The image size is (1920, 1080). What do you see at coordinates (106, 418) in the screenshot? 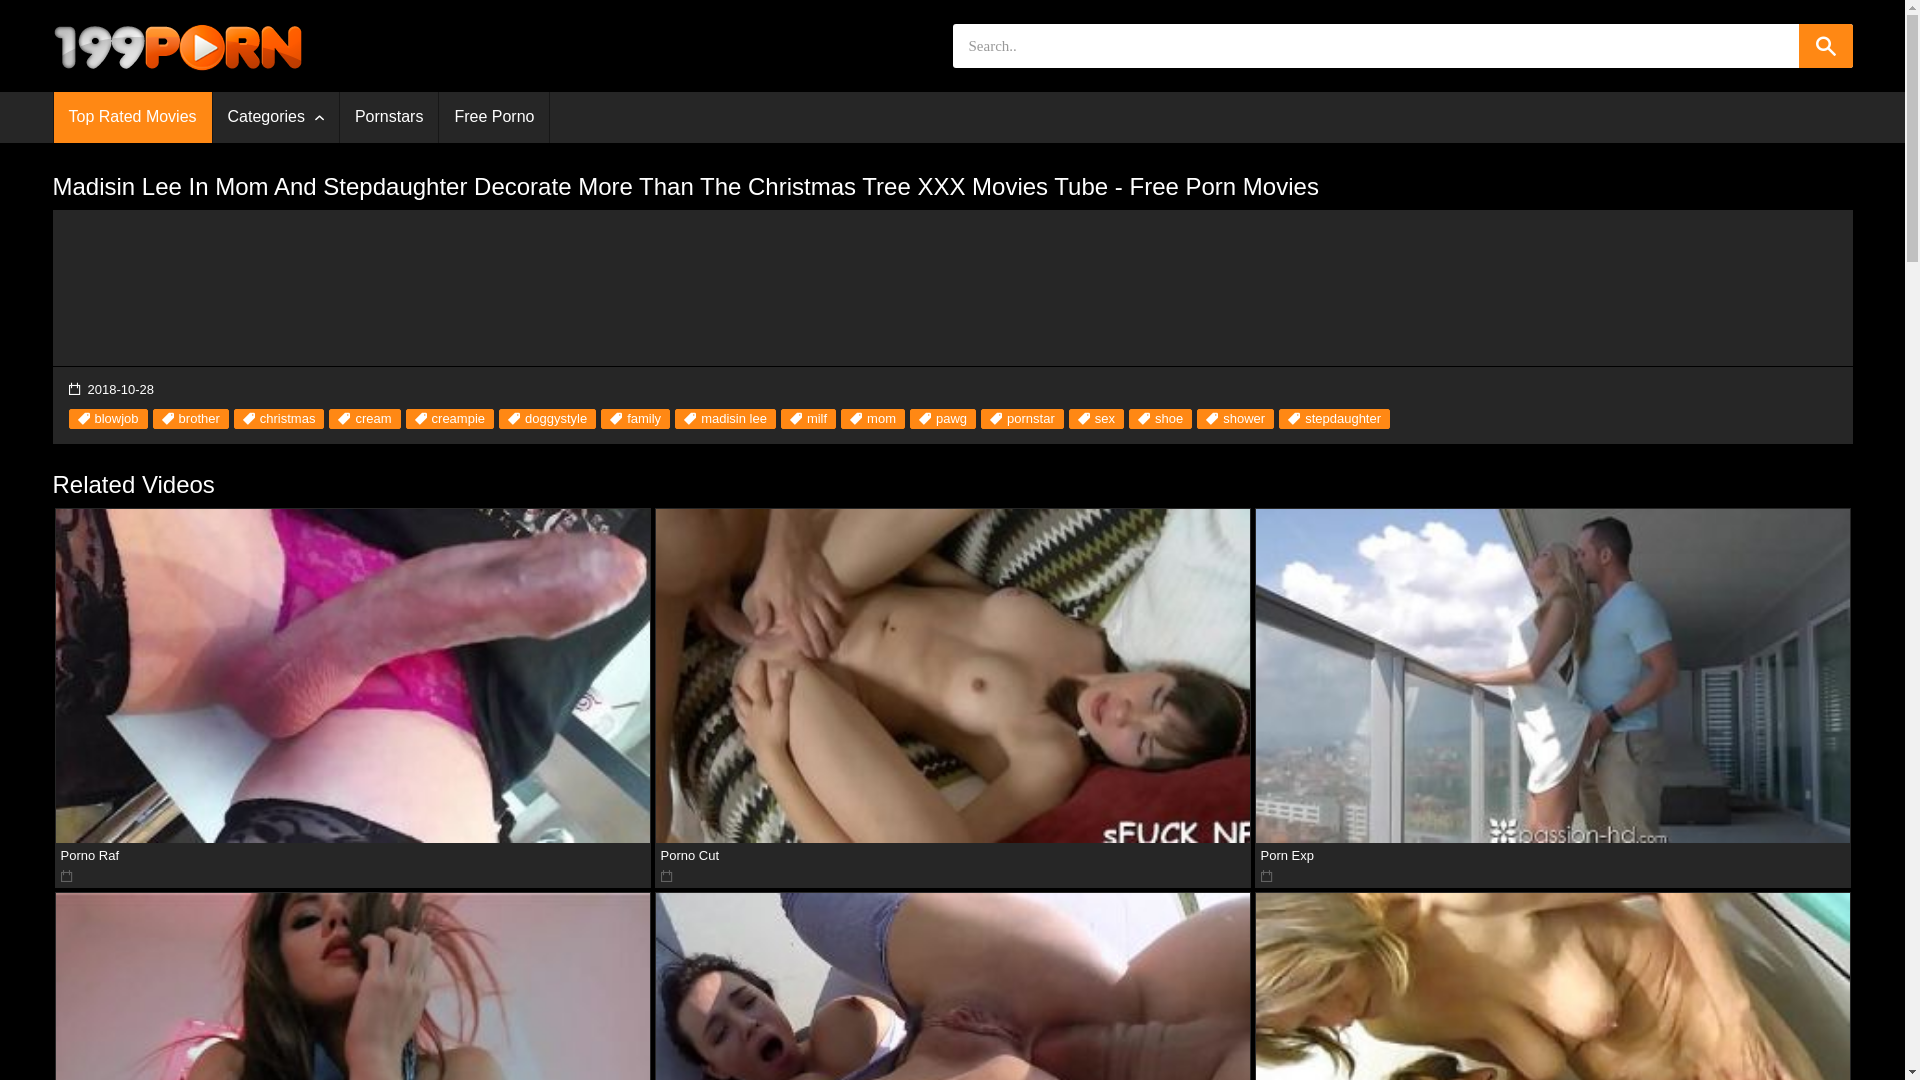
I see `'blowjob'` at bounding box center [106, 418].